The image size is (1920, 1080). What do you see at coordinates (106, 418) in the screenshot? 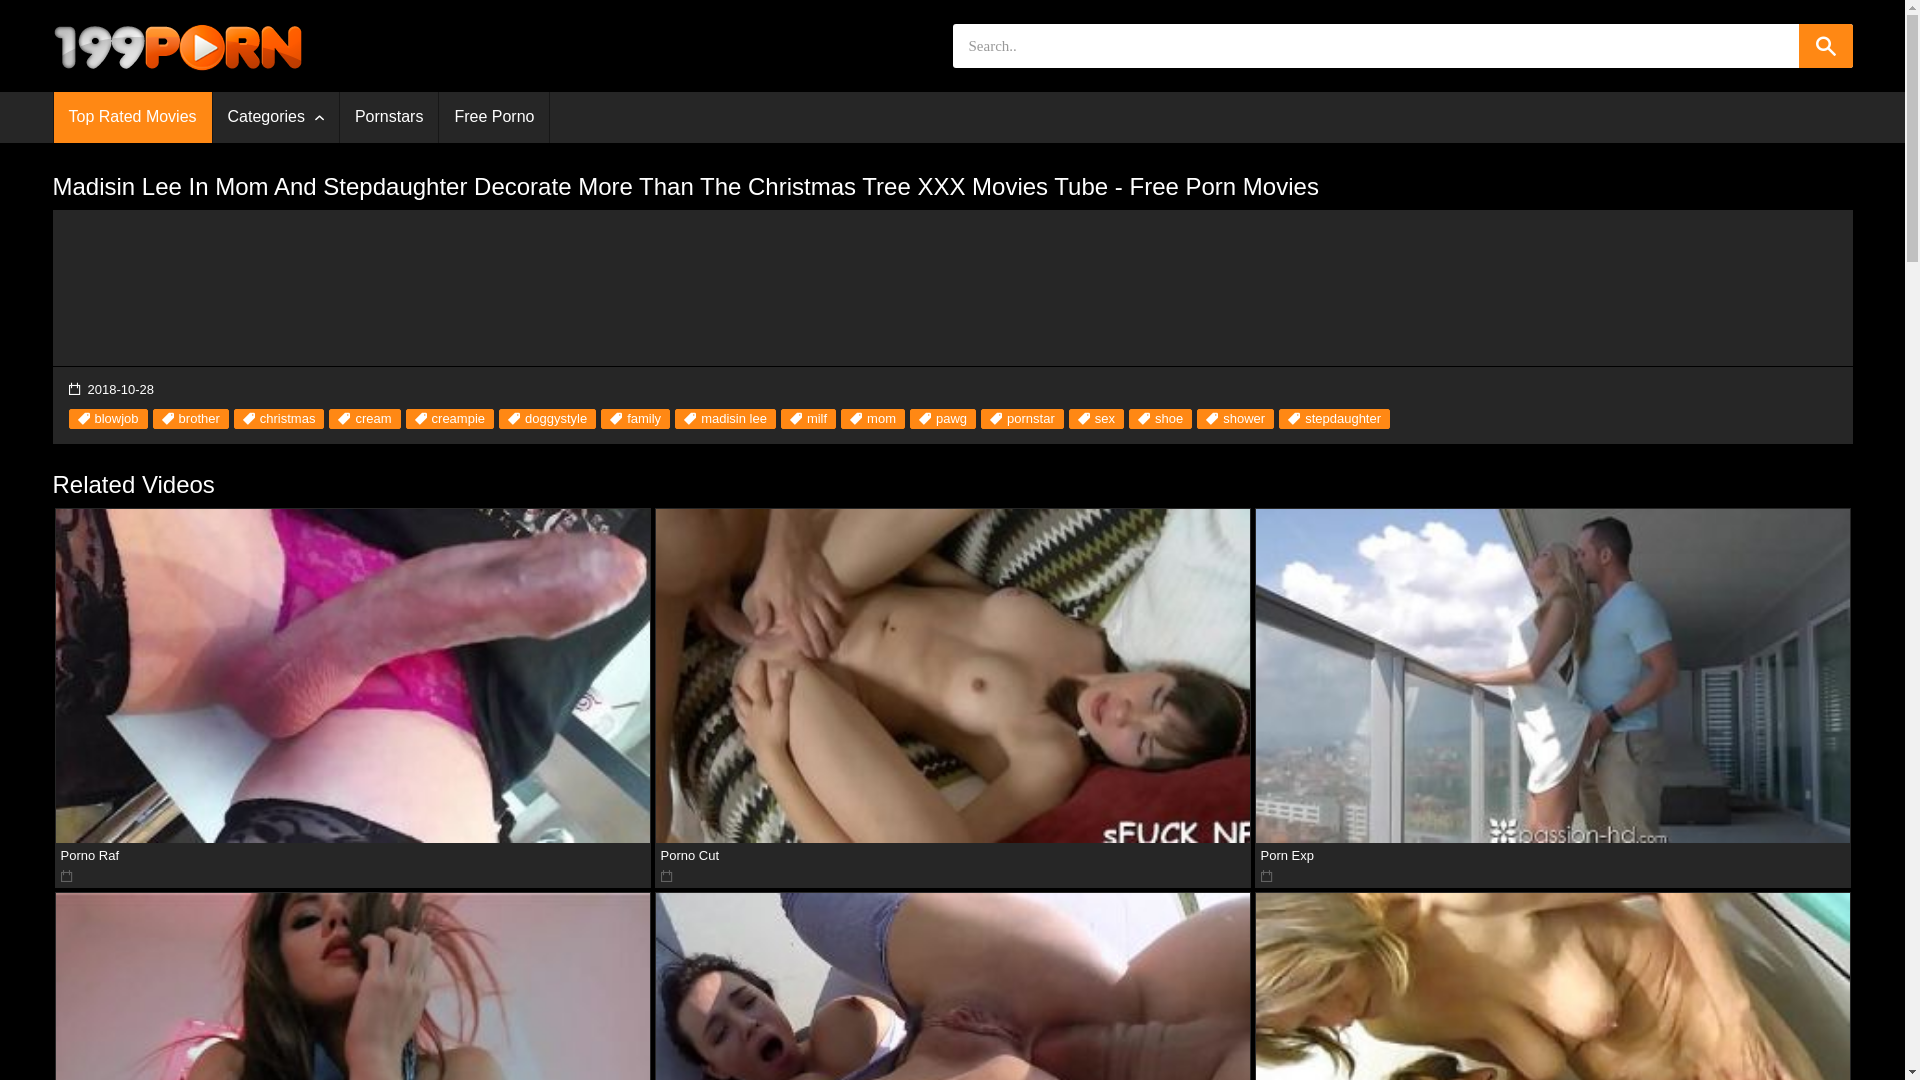
I see `'blowjob'` at bounding box center [106, 418].